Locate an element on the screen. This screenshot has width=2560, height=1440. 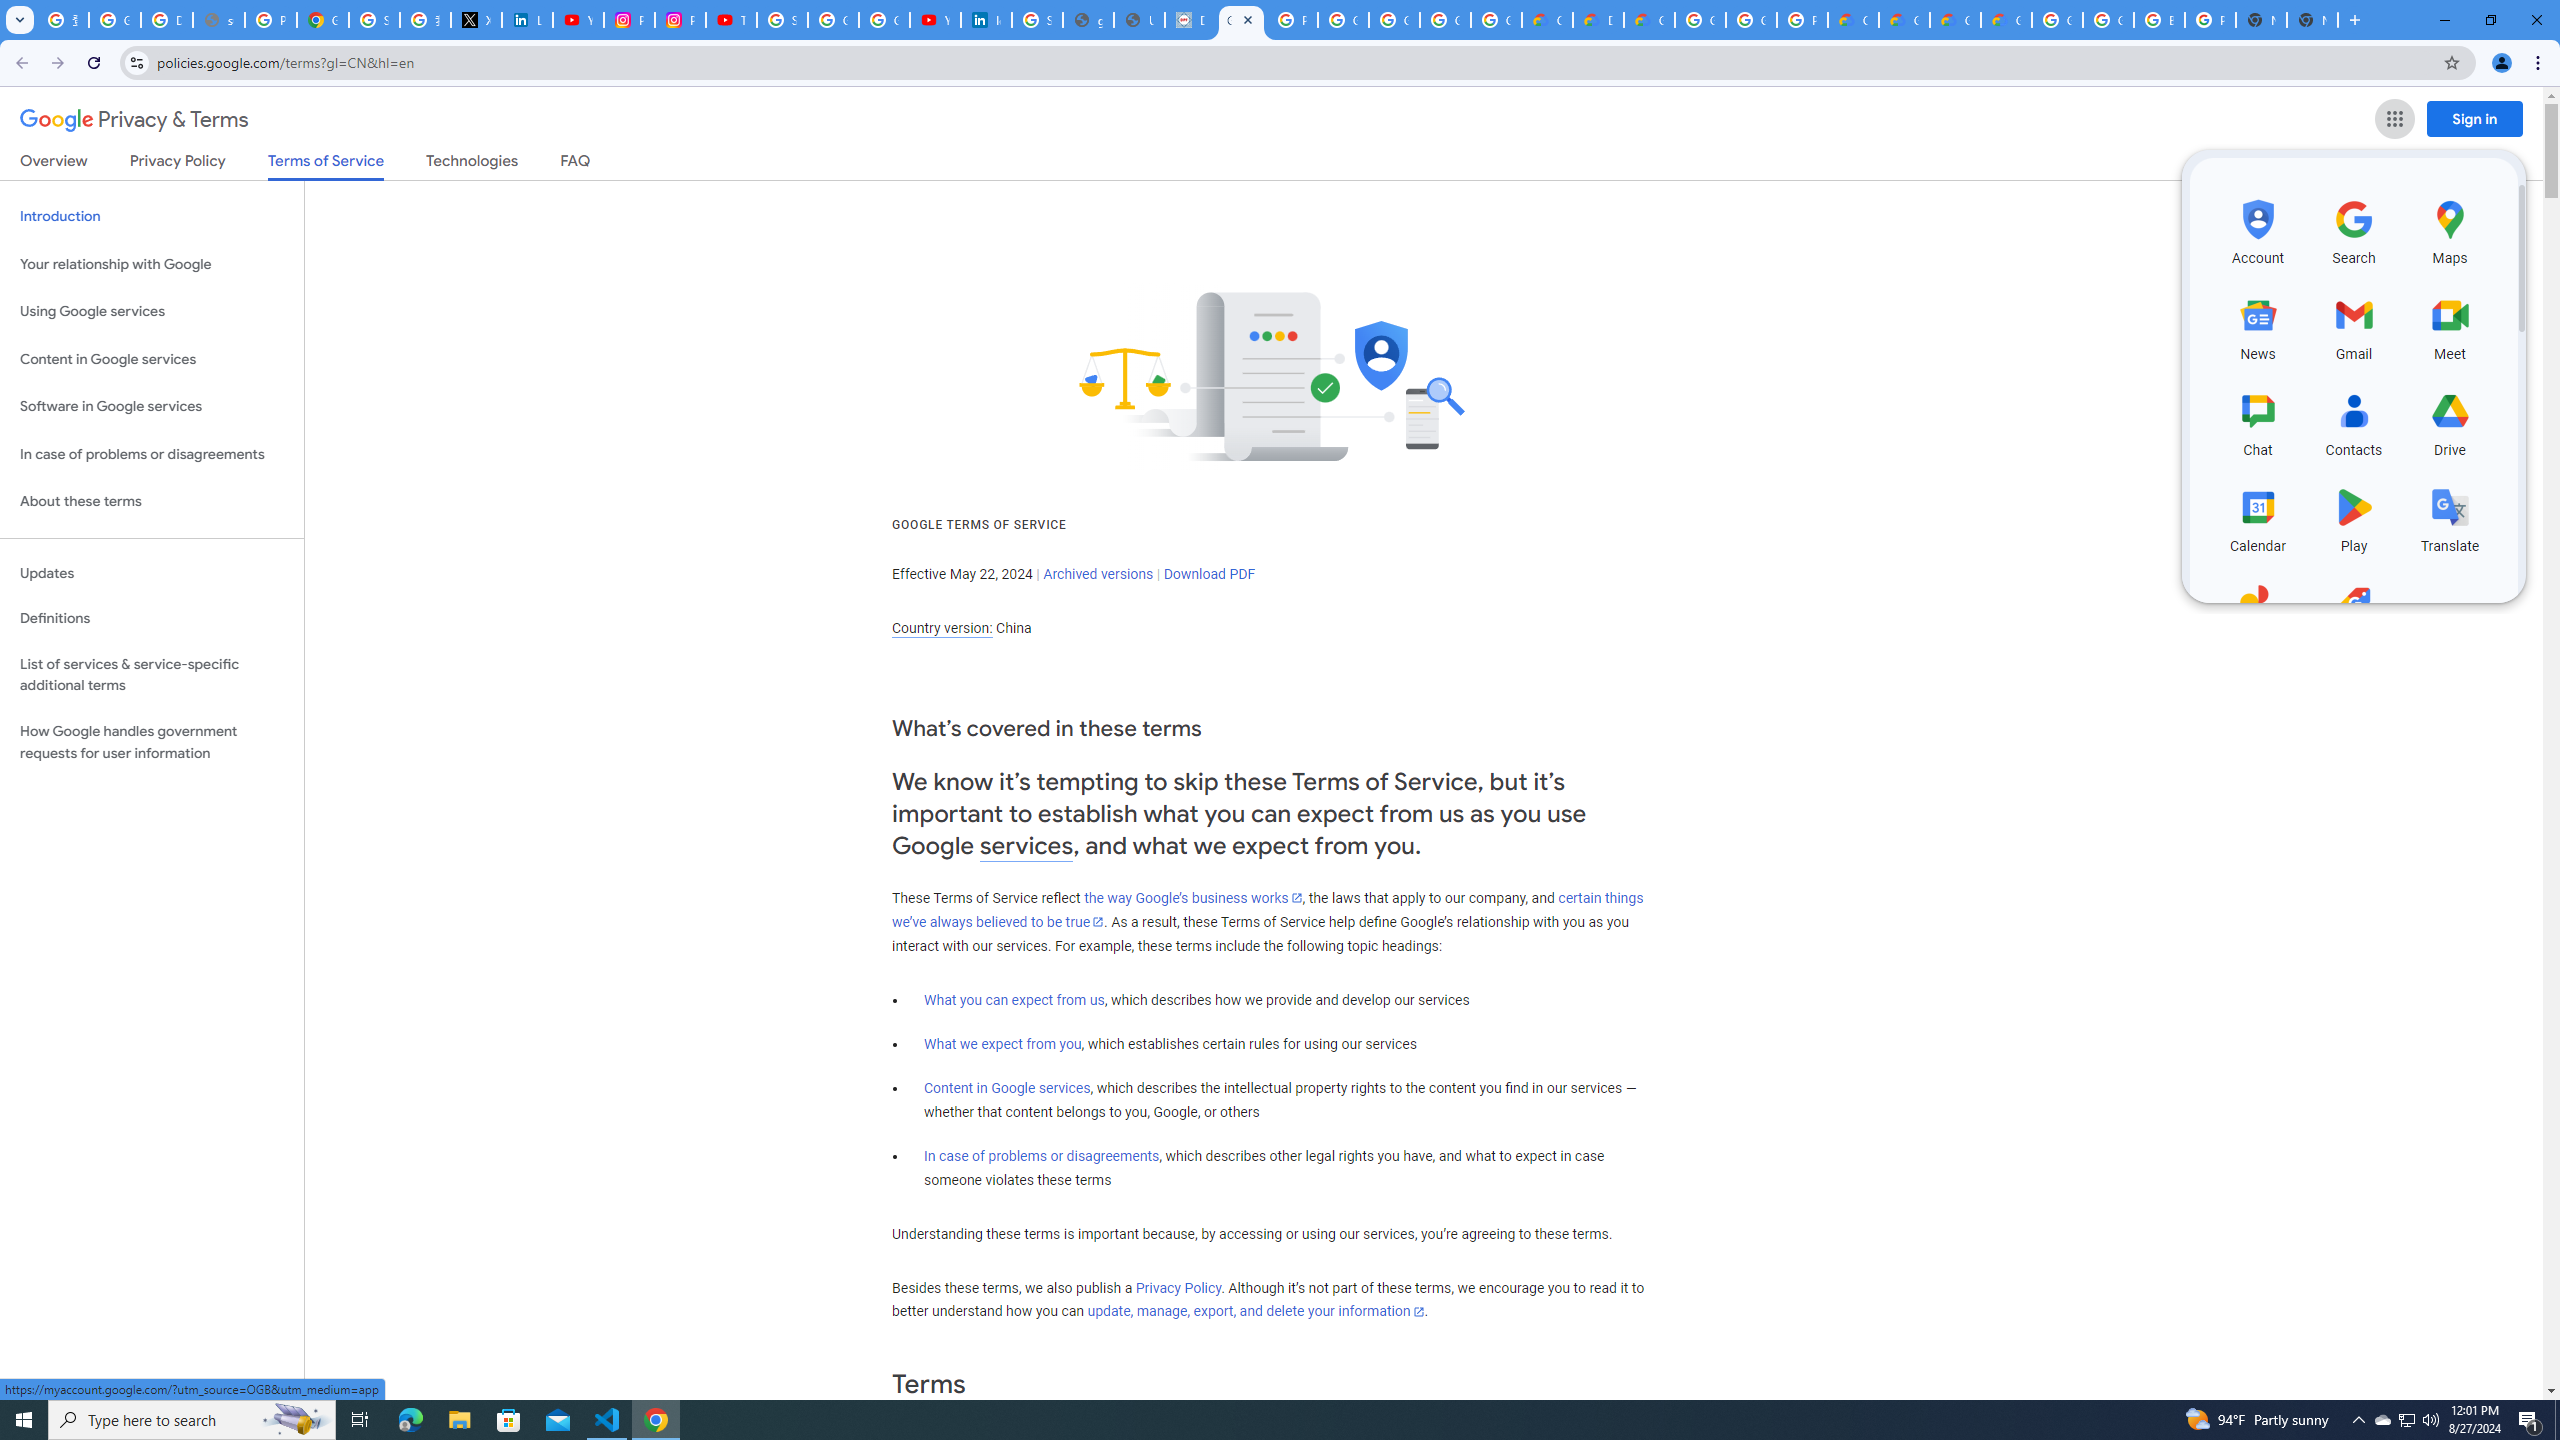
'Privacy Policy' is located at coordinates (1177, 1287).